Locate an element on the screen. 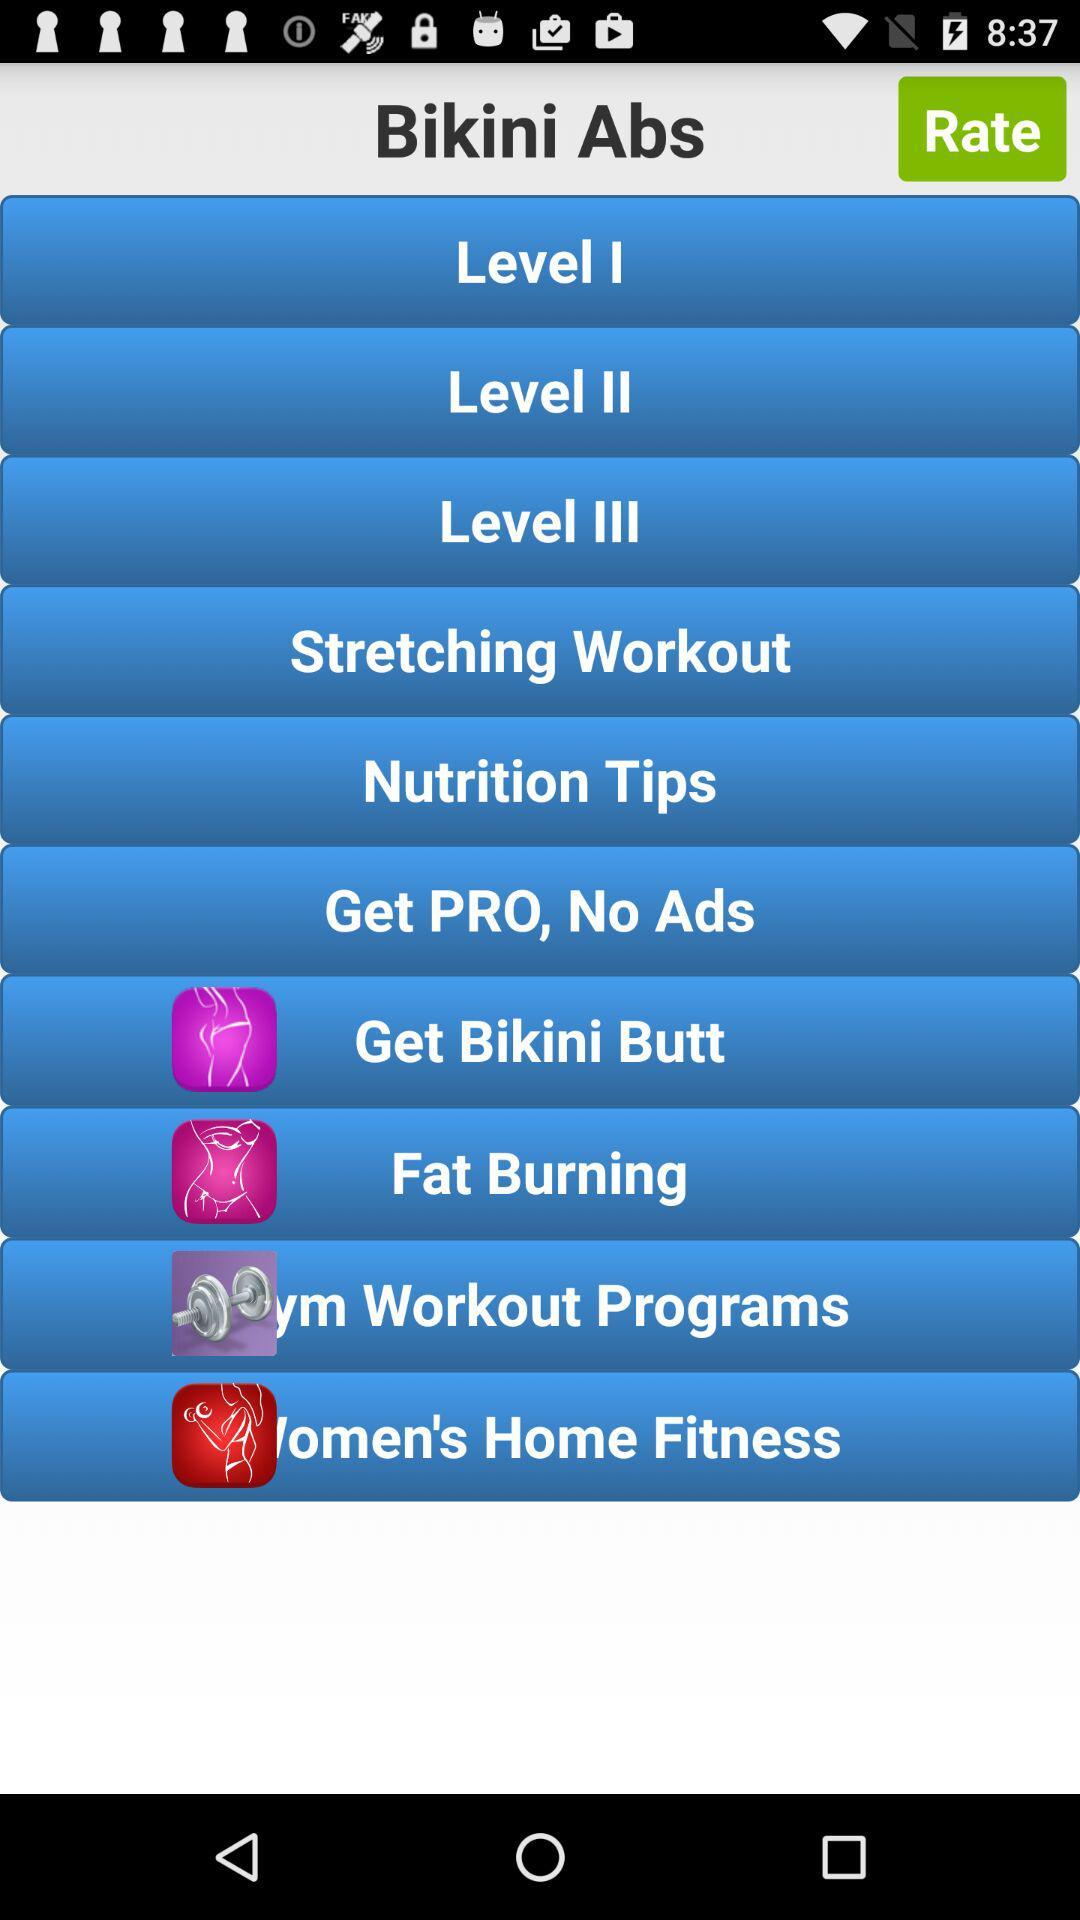 This screenshot has width=1080, height=1920. the app next to the bikini abs app is located at coordinates (981, 128).